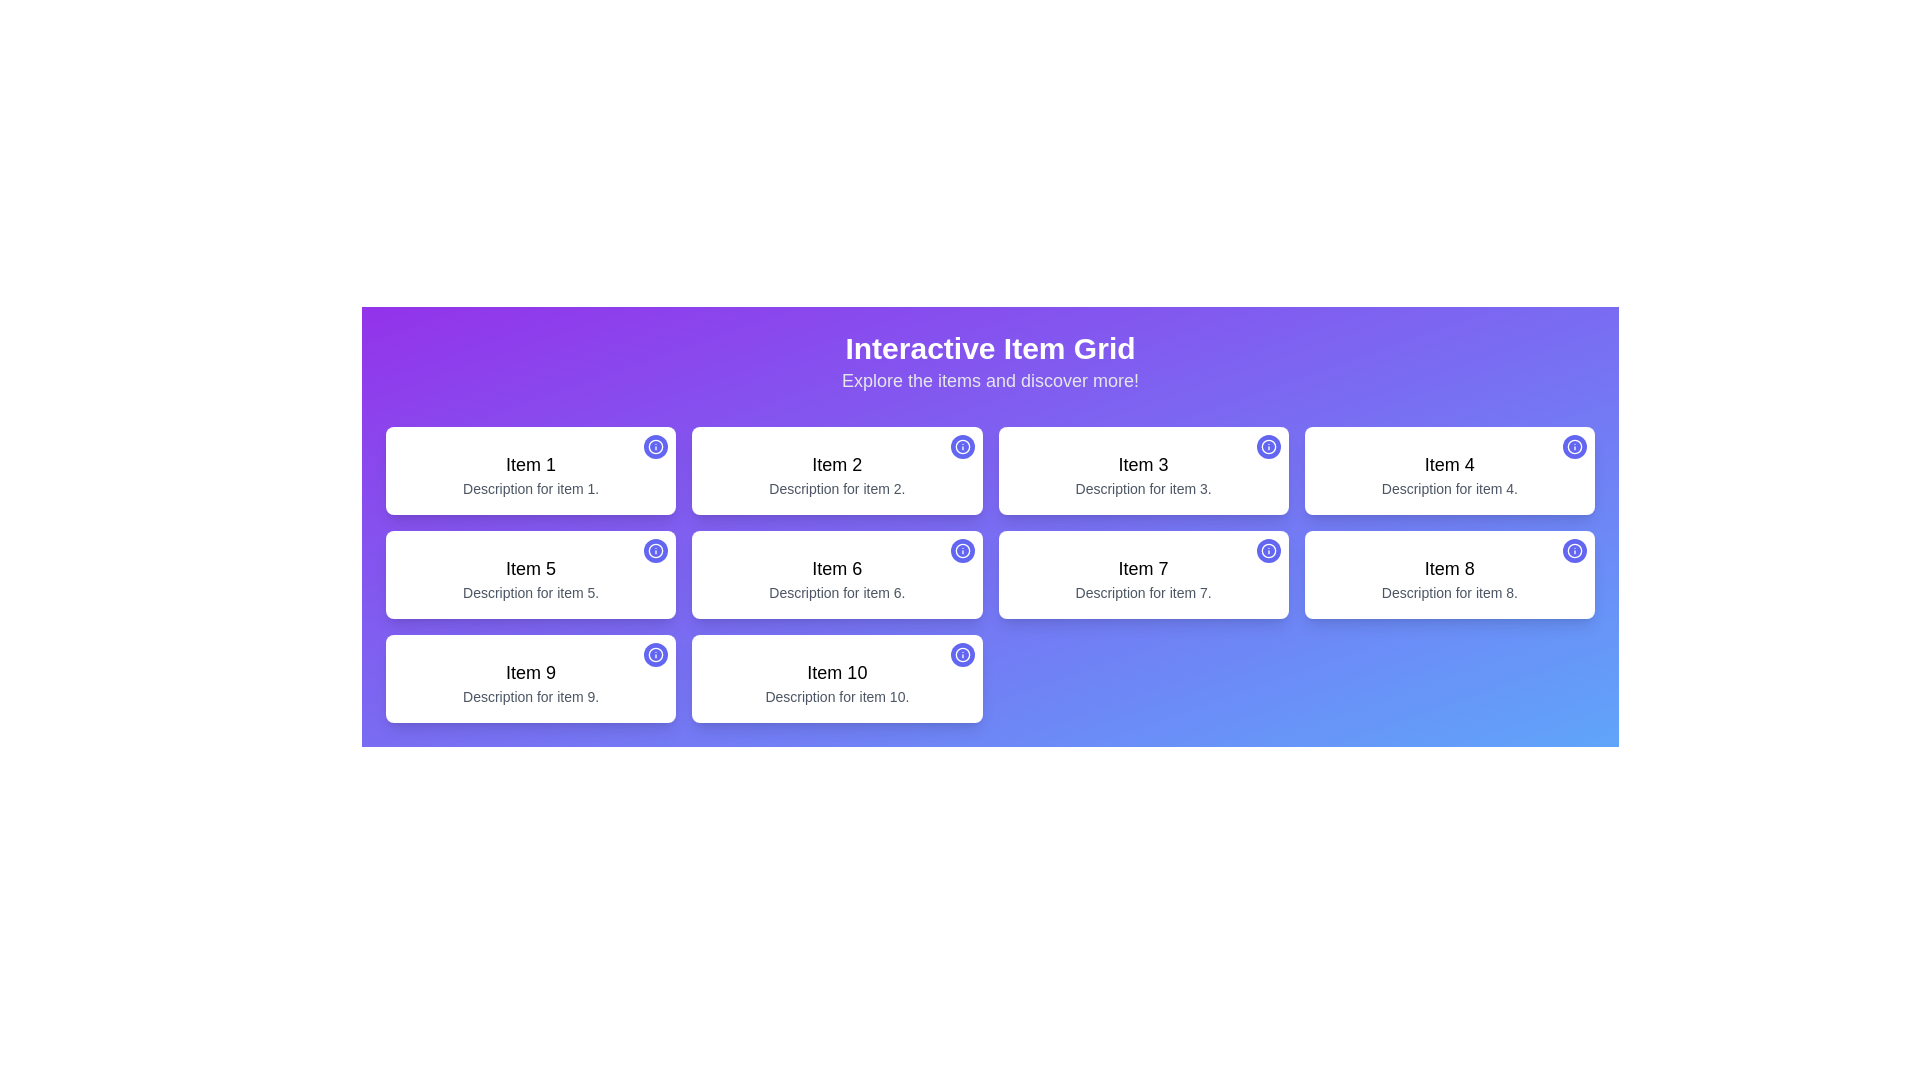 This screenshot has height=1080, width=1920. Describe the element at coordinates (656, 655) in the screenshot. I see `the information indicator icon located at the top right corner of the card labeled 'Item 9', which serves as a compact, interactive badge overlay` at that location.